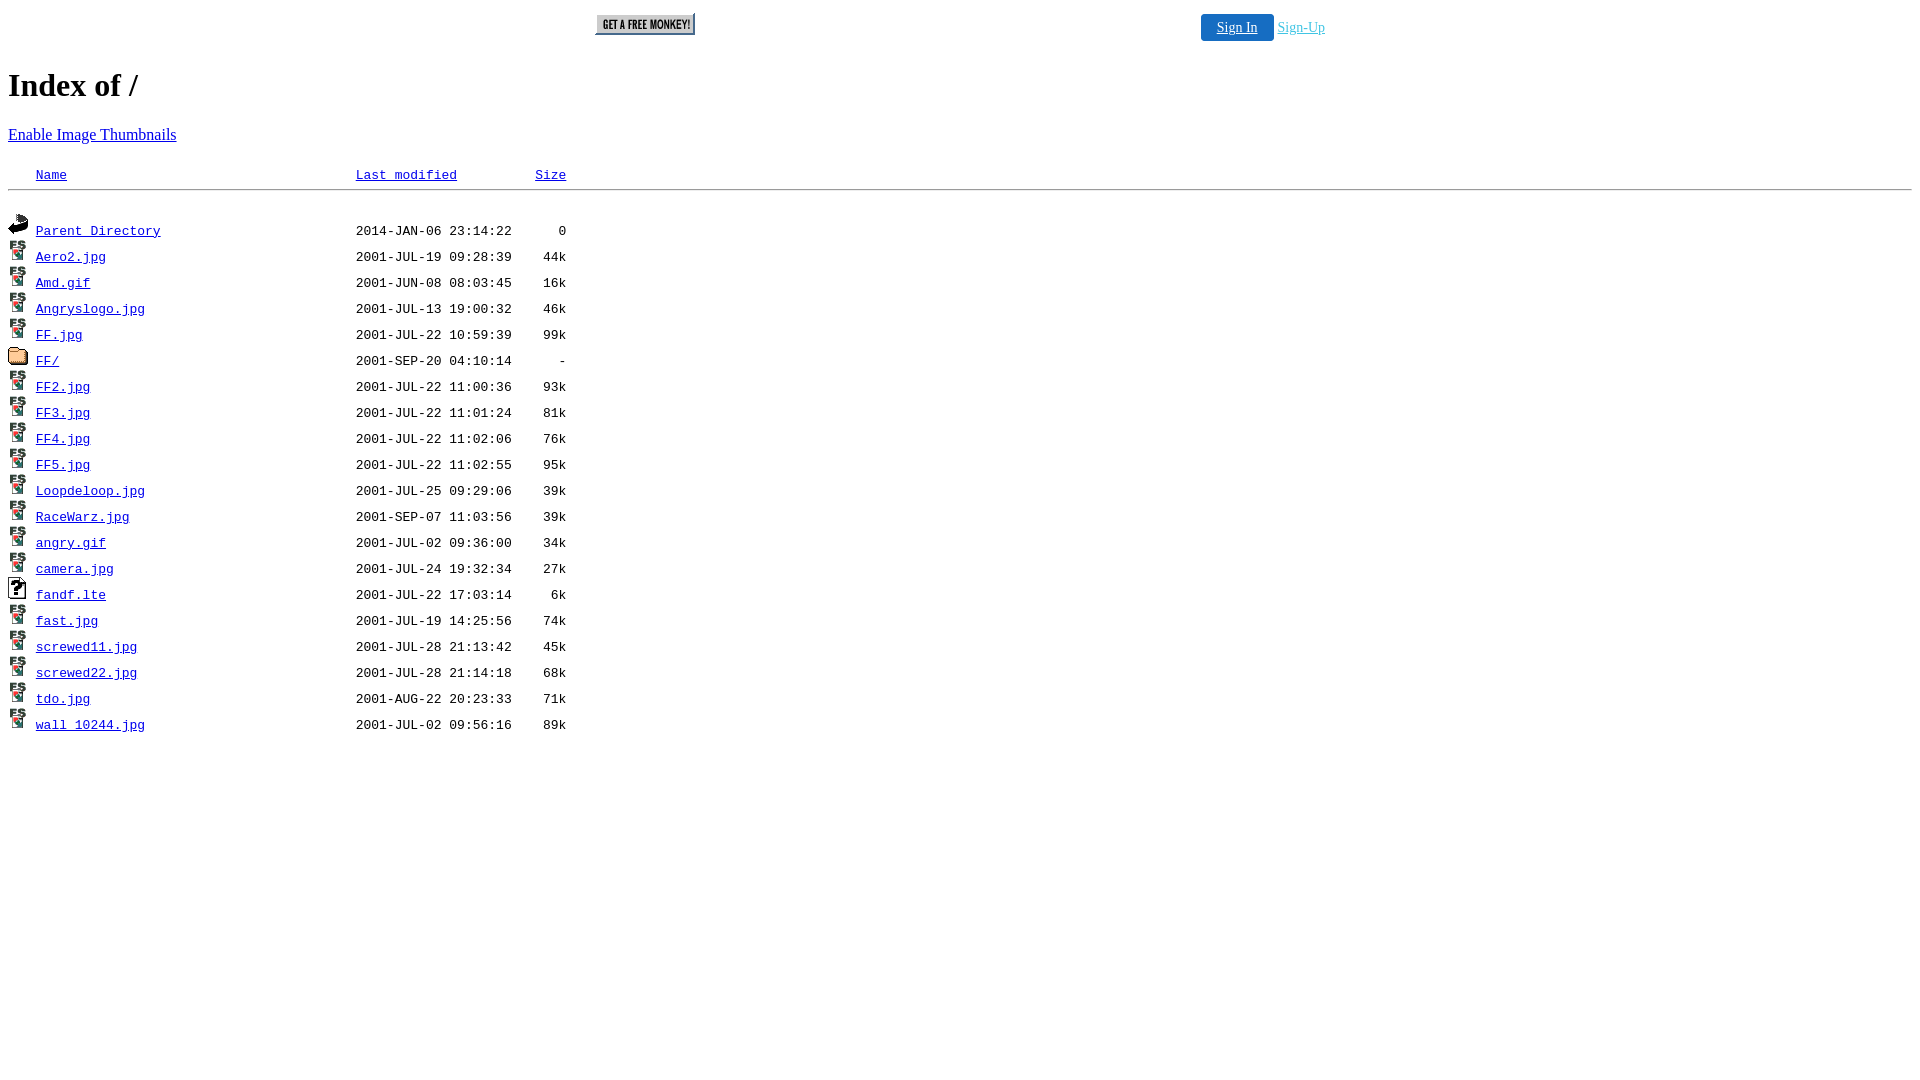 Image resolution: width=1920 pixels, height=1080 pixels. I want to click on 'FF.jpg', so click(59, 334).